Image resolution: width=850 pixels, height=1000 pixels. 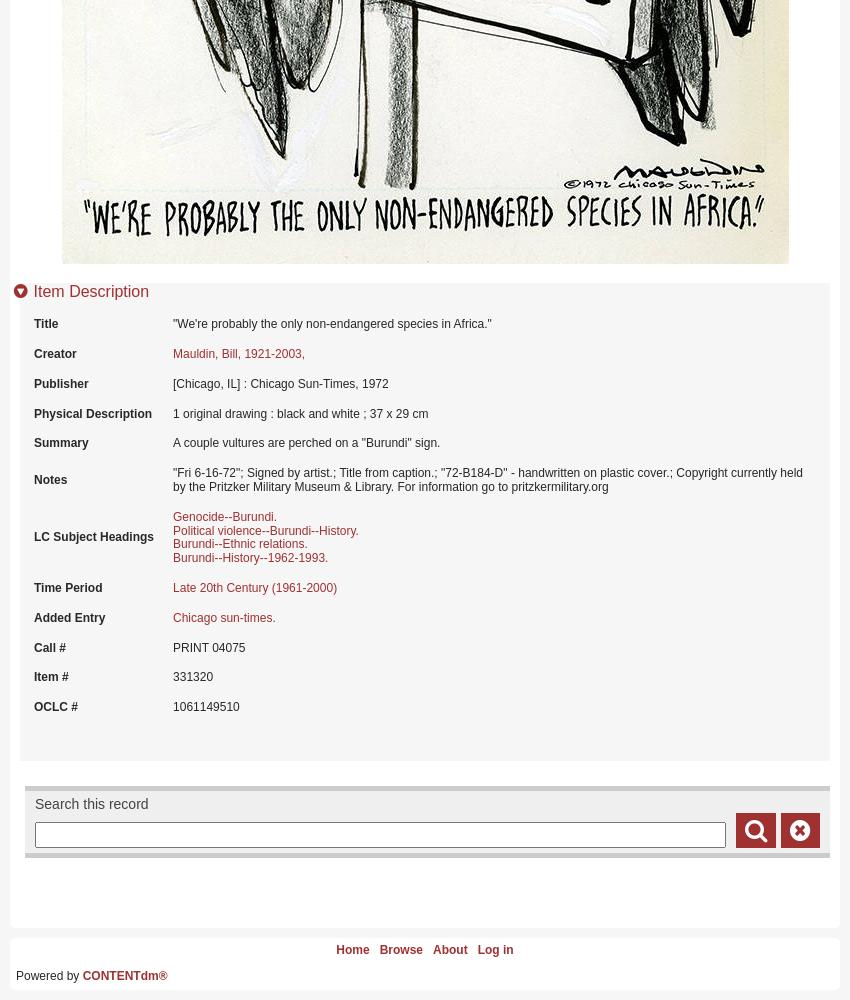 I want to click on '1061149510', so click(x=205, y=706).